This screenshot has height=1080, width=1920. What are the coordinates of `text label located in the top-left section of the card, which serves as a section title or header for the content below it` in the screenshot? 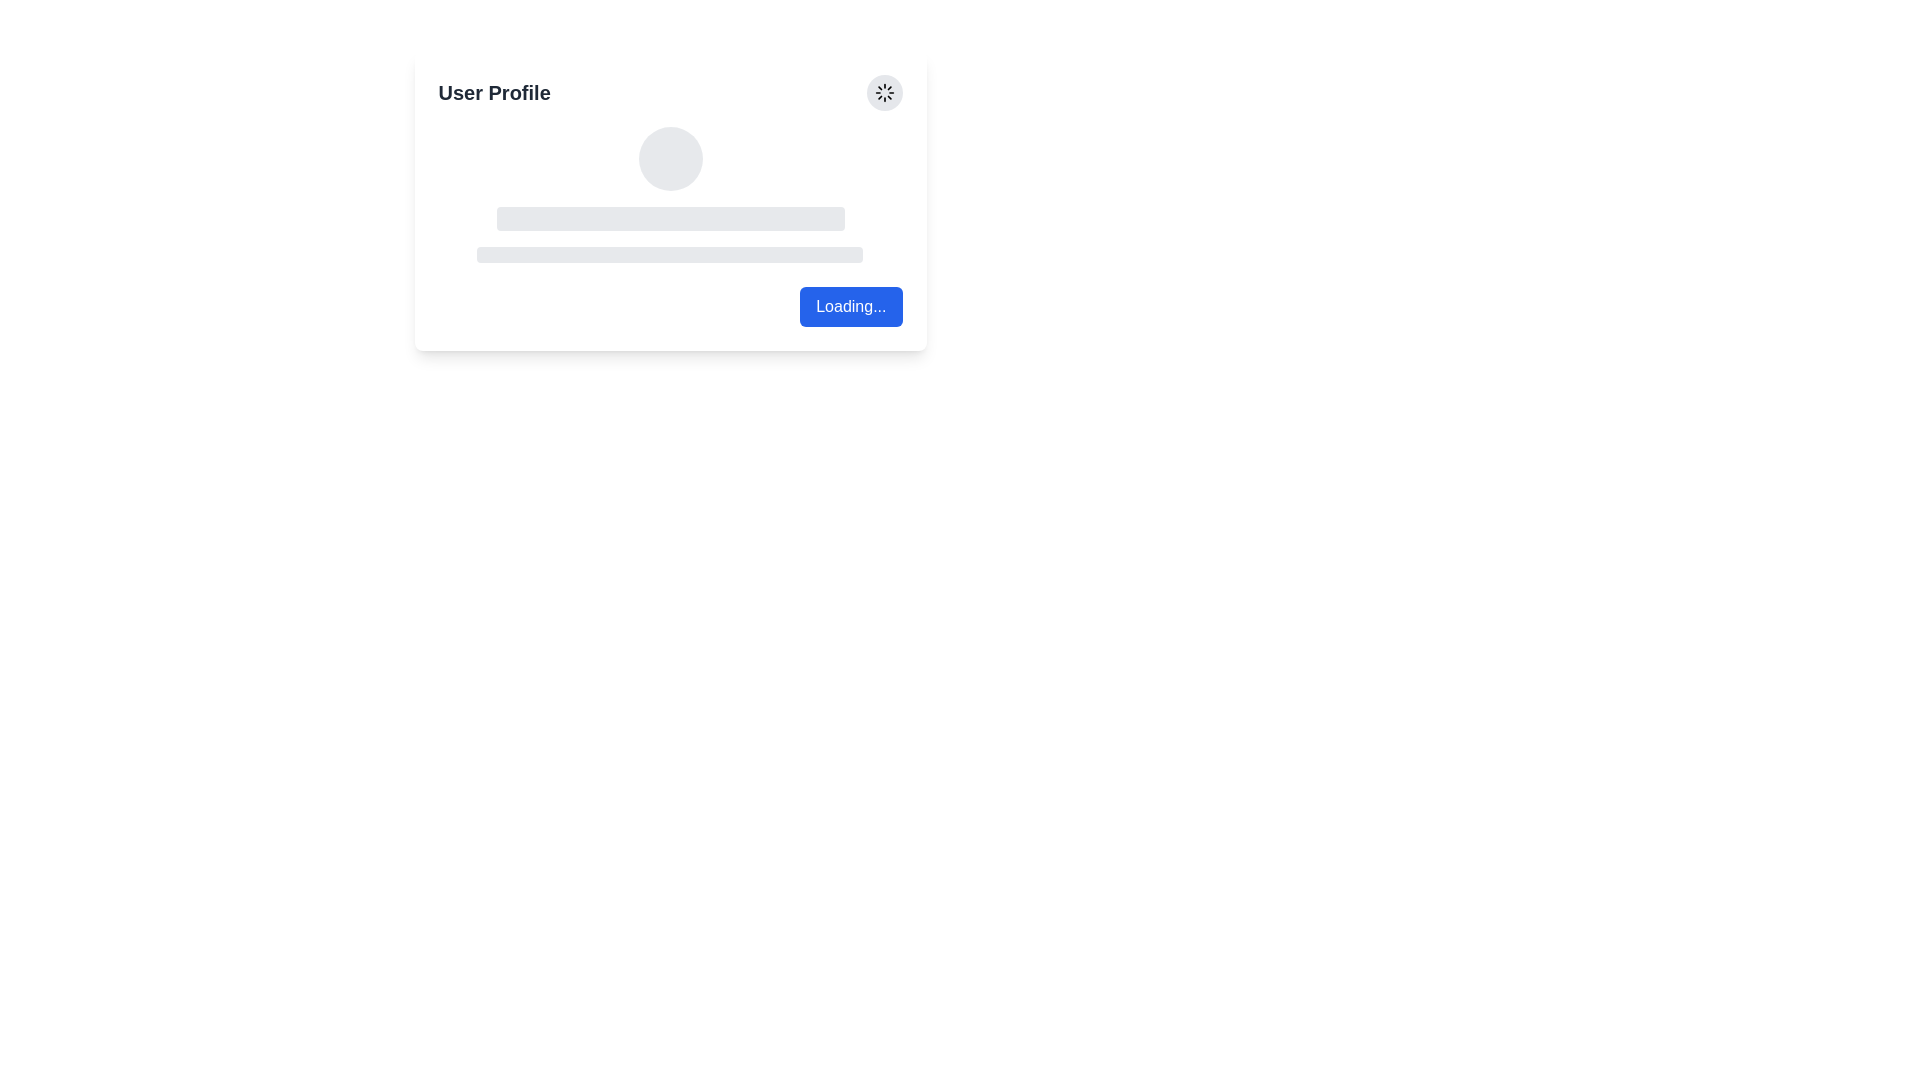 It's located at (494, 92).